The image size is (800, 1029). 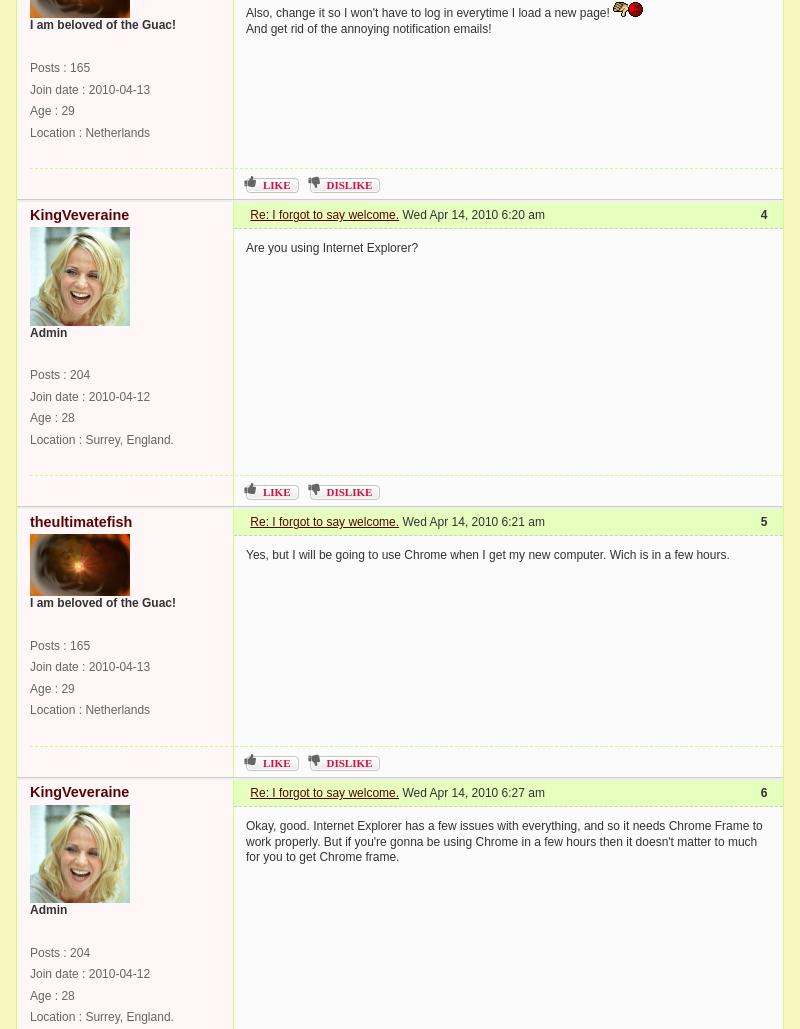 What do you see at coordinates (429, 12) in the screenshot?
I see `'Also, change it so I won't have to log in everytime I load a new page!'` at bounding box center [429, 12].